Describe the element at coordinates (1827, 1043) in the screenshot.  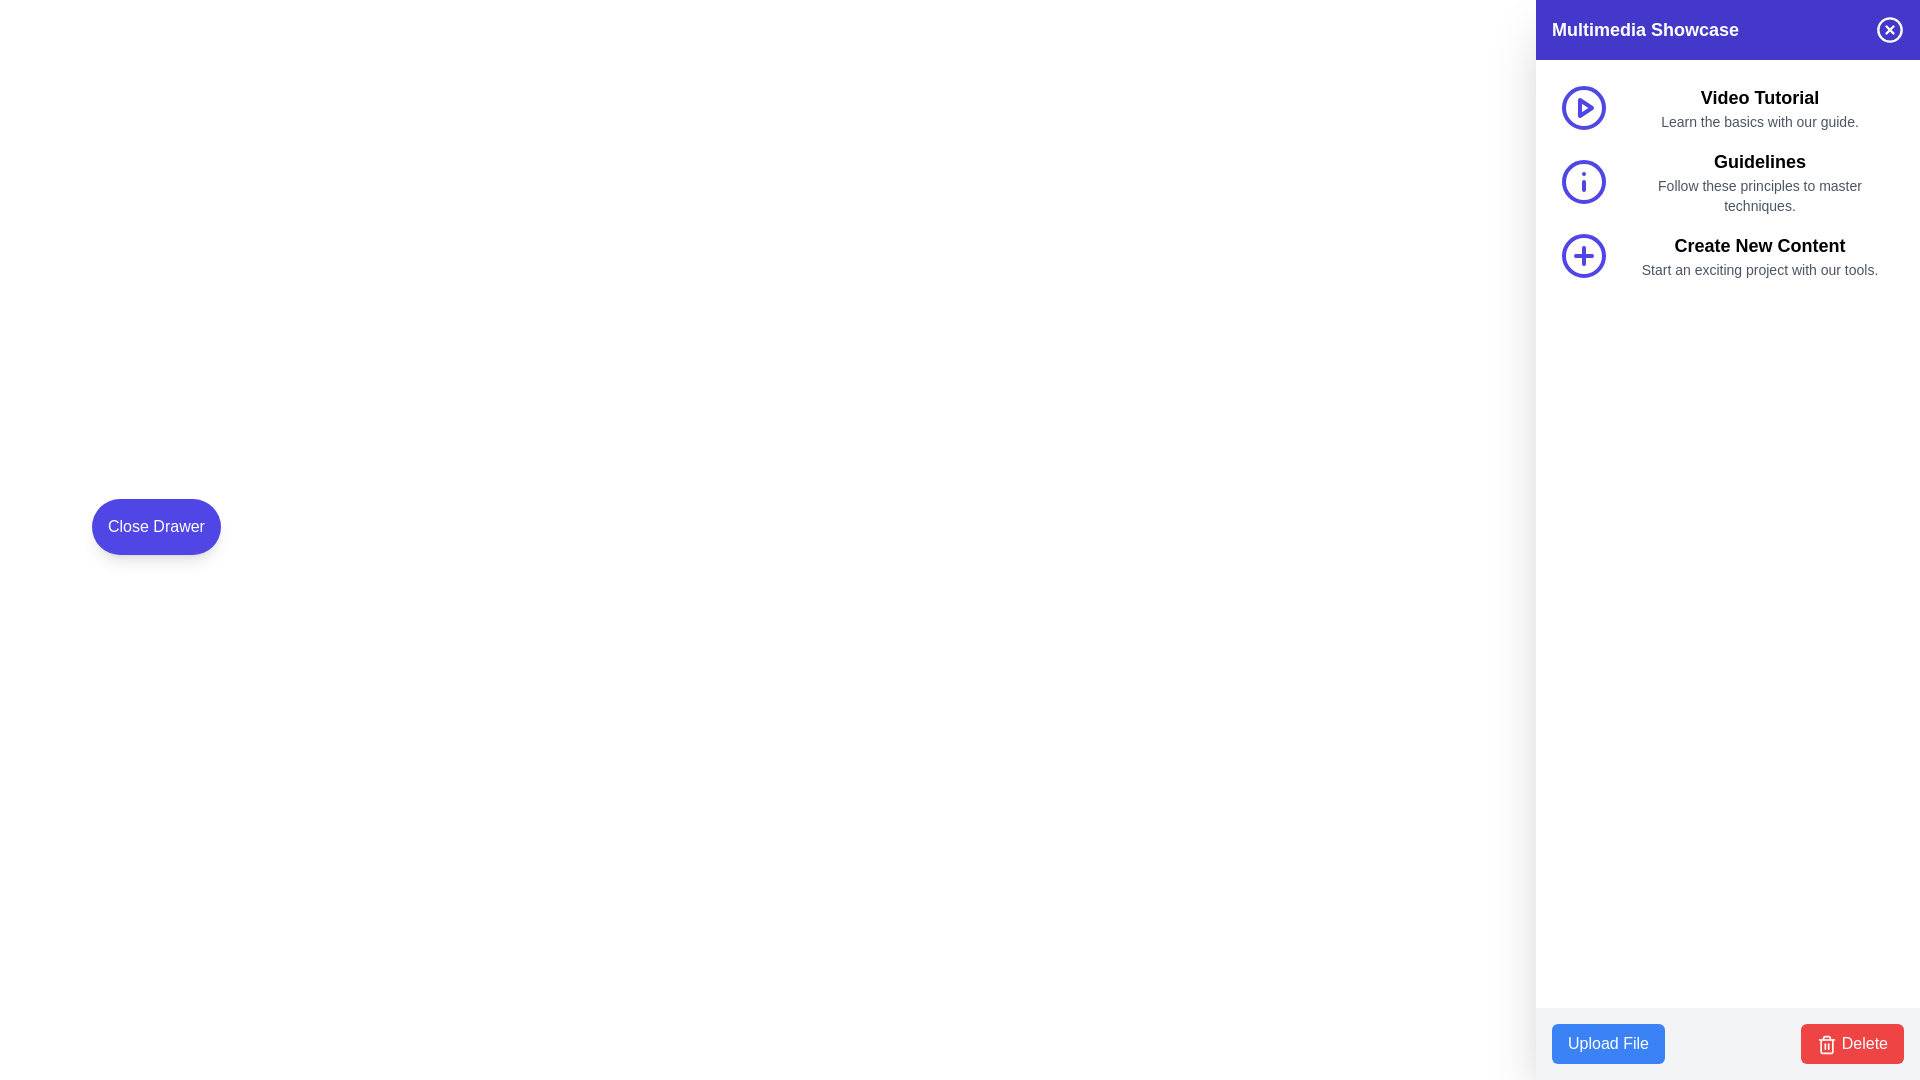
I see `the delete icon located inside the red 'Delete' button at the bottom-right corner of the interface, positioned to the left of the text label` at that location.